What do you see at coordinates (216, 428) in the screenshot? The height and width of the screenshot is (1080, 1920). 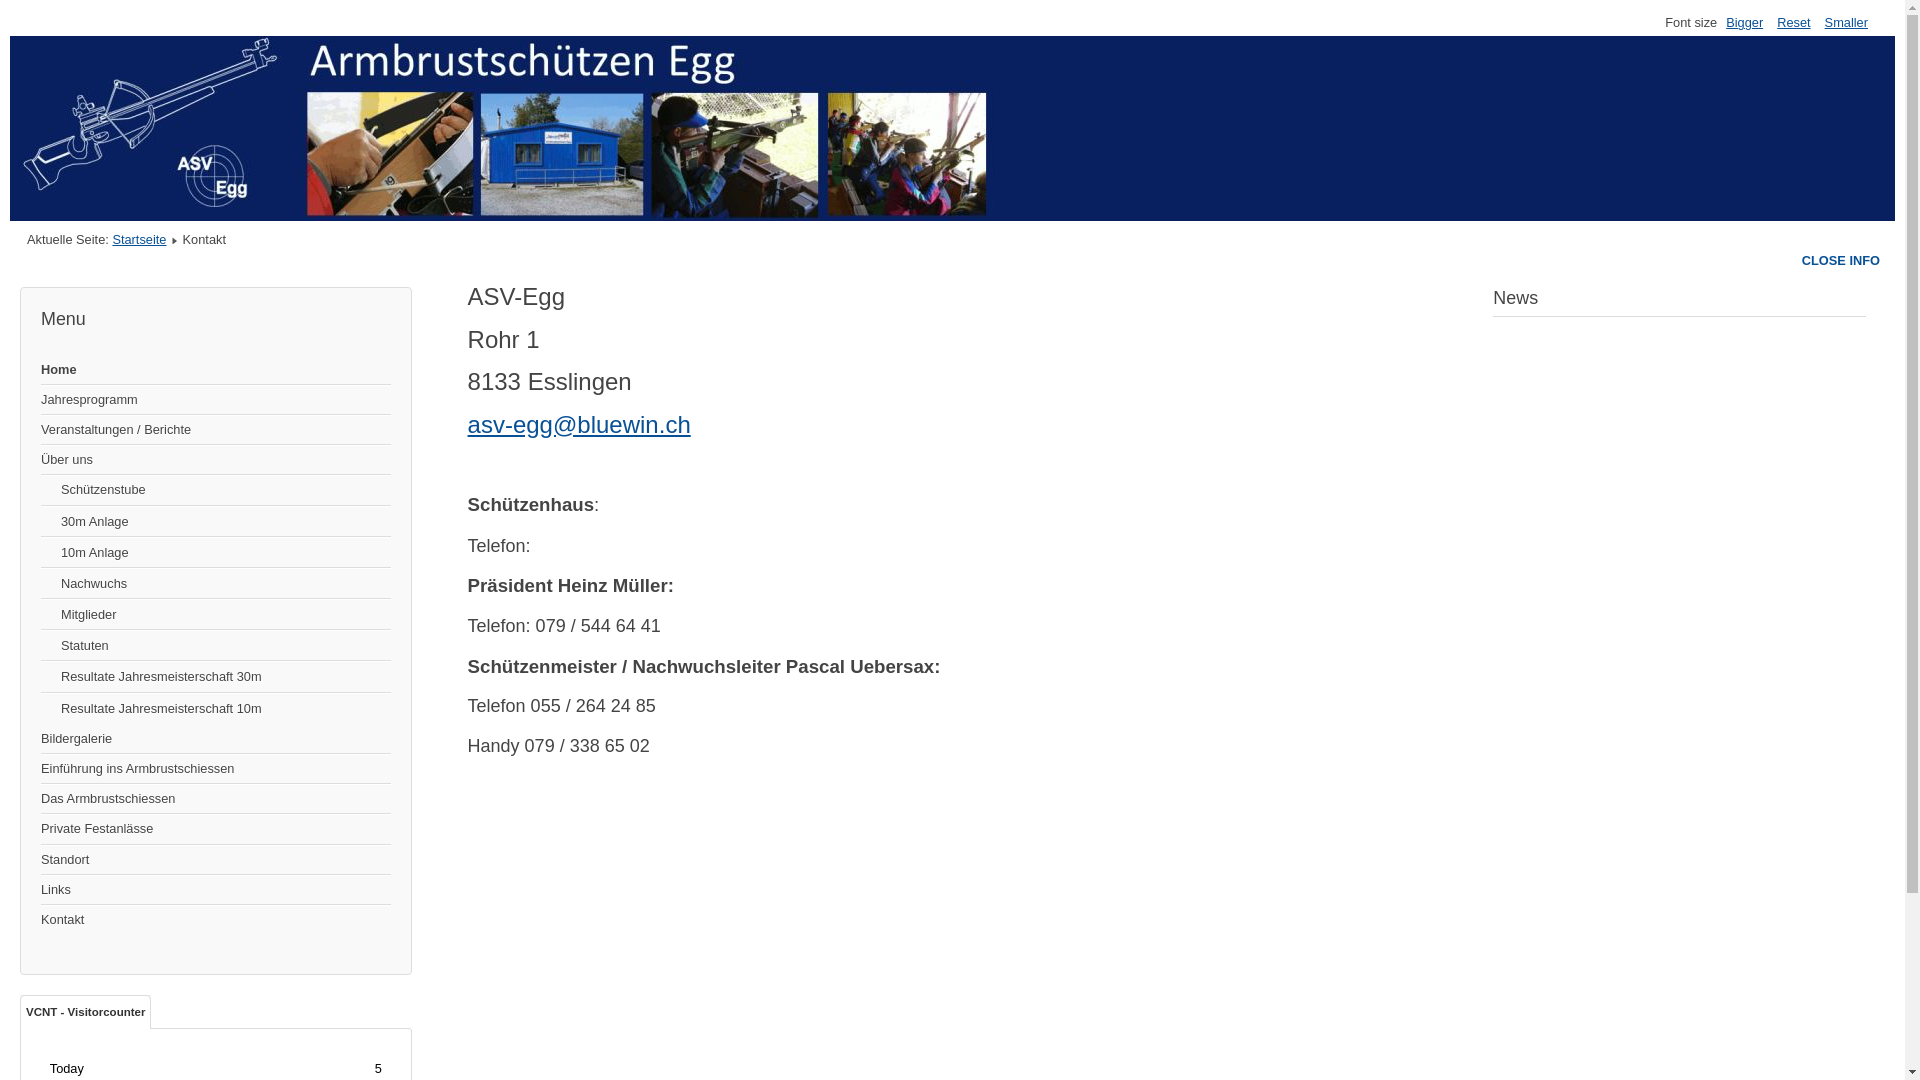 I see `'Veranstaltungen / Berichte'` at bounding box center [216, 428].